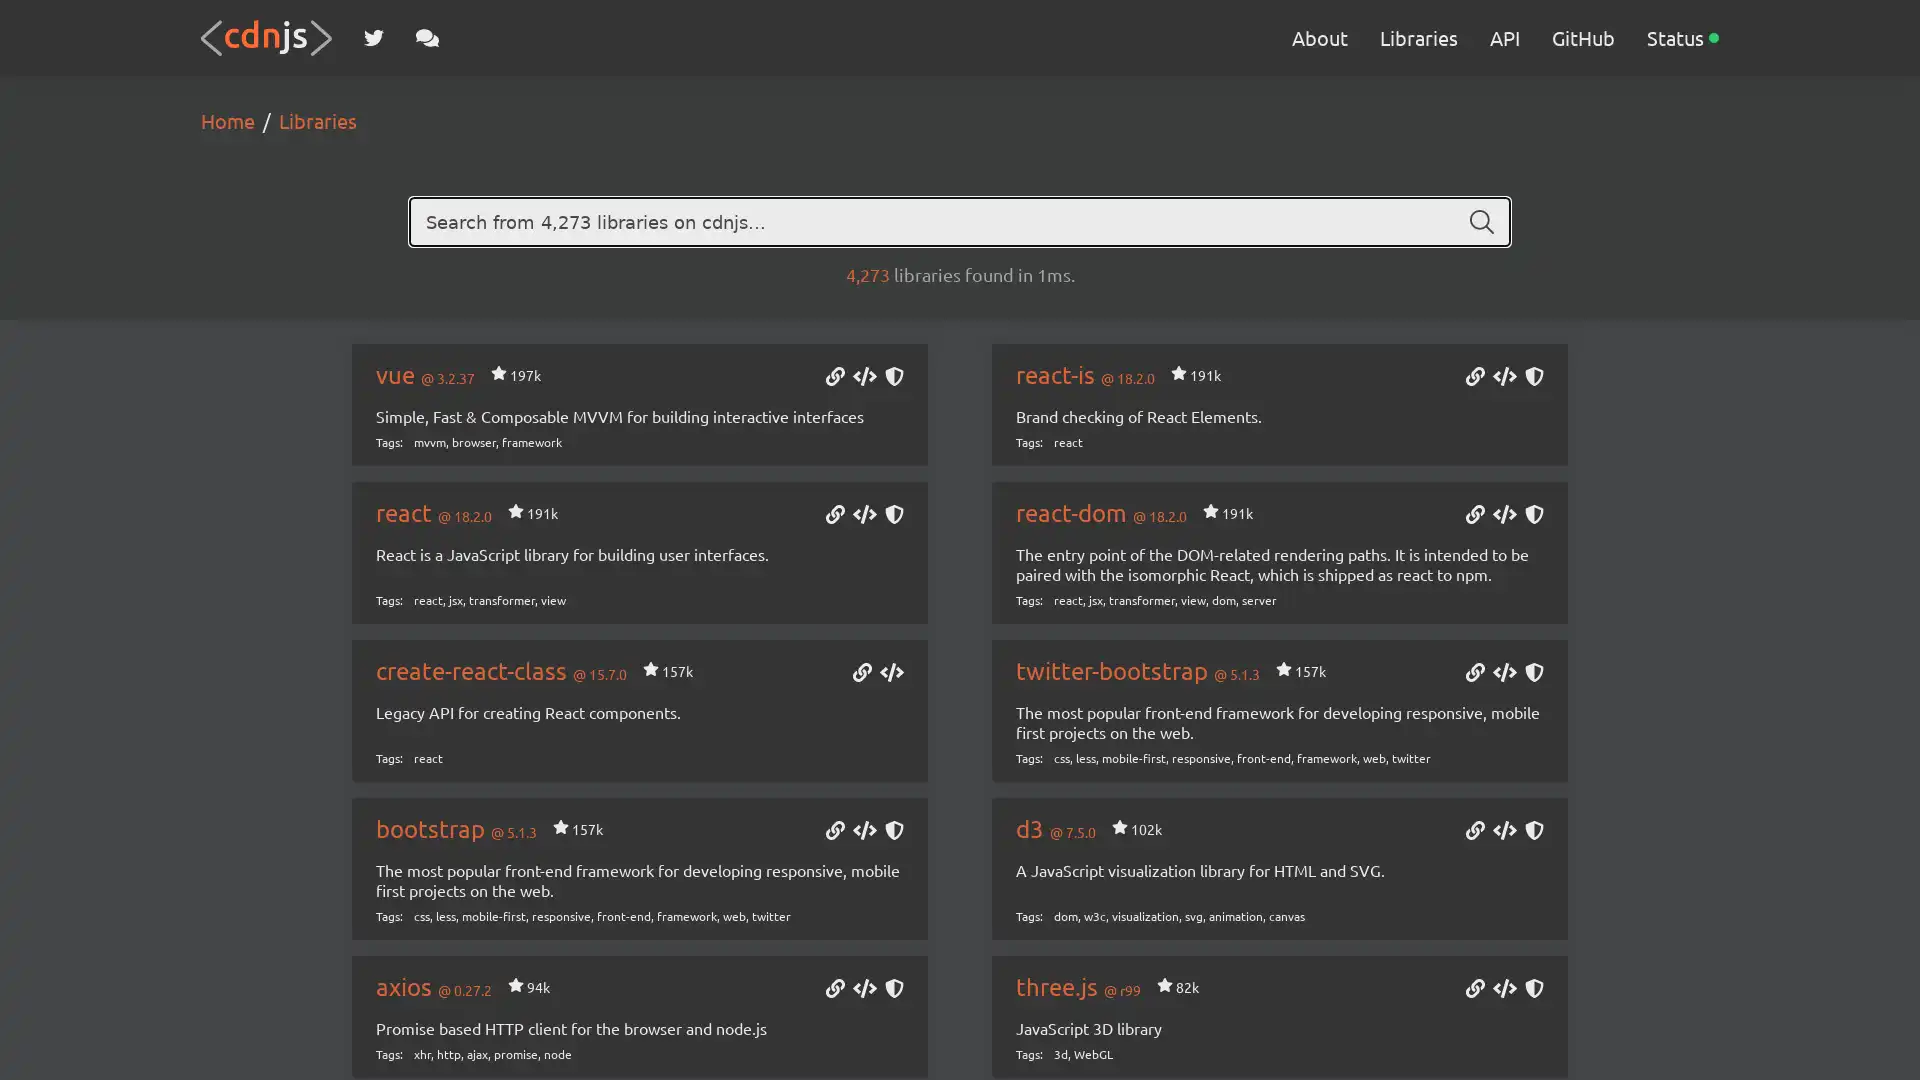 The width and height of the screenshot is (1920, 1080). What do you see at coordinates (864, 378) in the screenshot?
I see `Copy Script Tag` at bounding box center [864, 378].